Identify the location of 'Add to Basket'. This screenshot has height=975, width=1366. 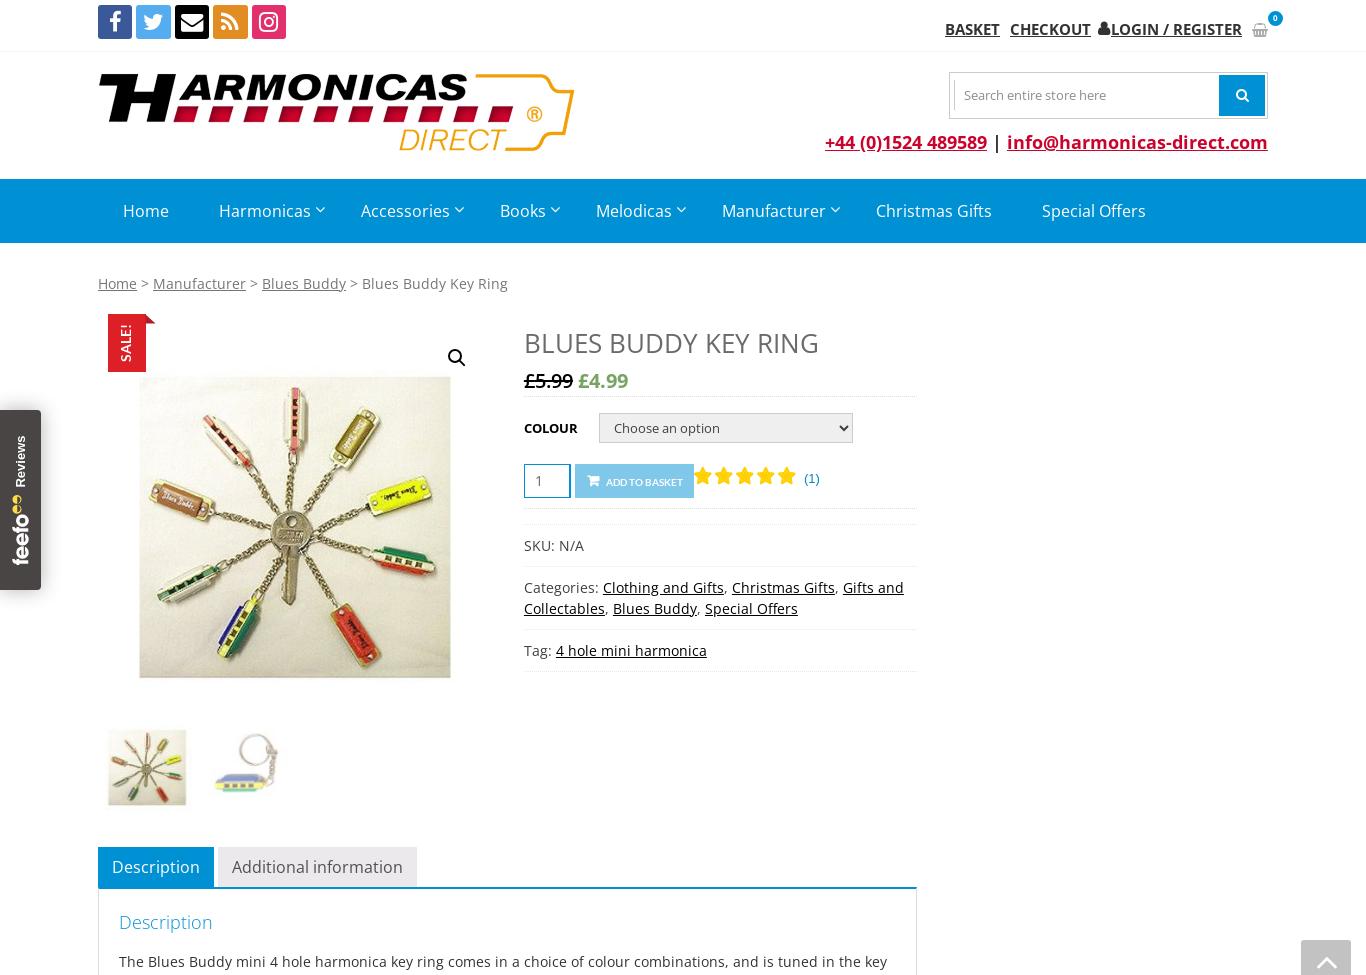
(642, 480).